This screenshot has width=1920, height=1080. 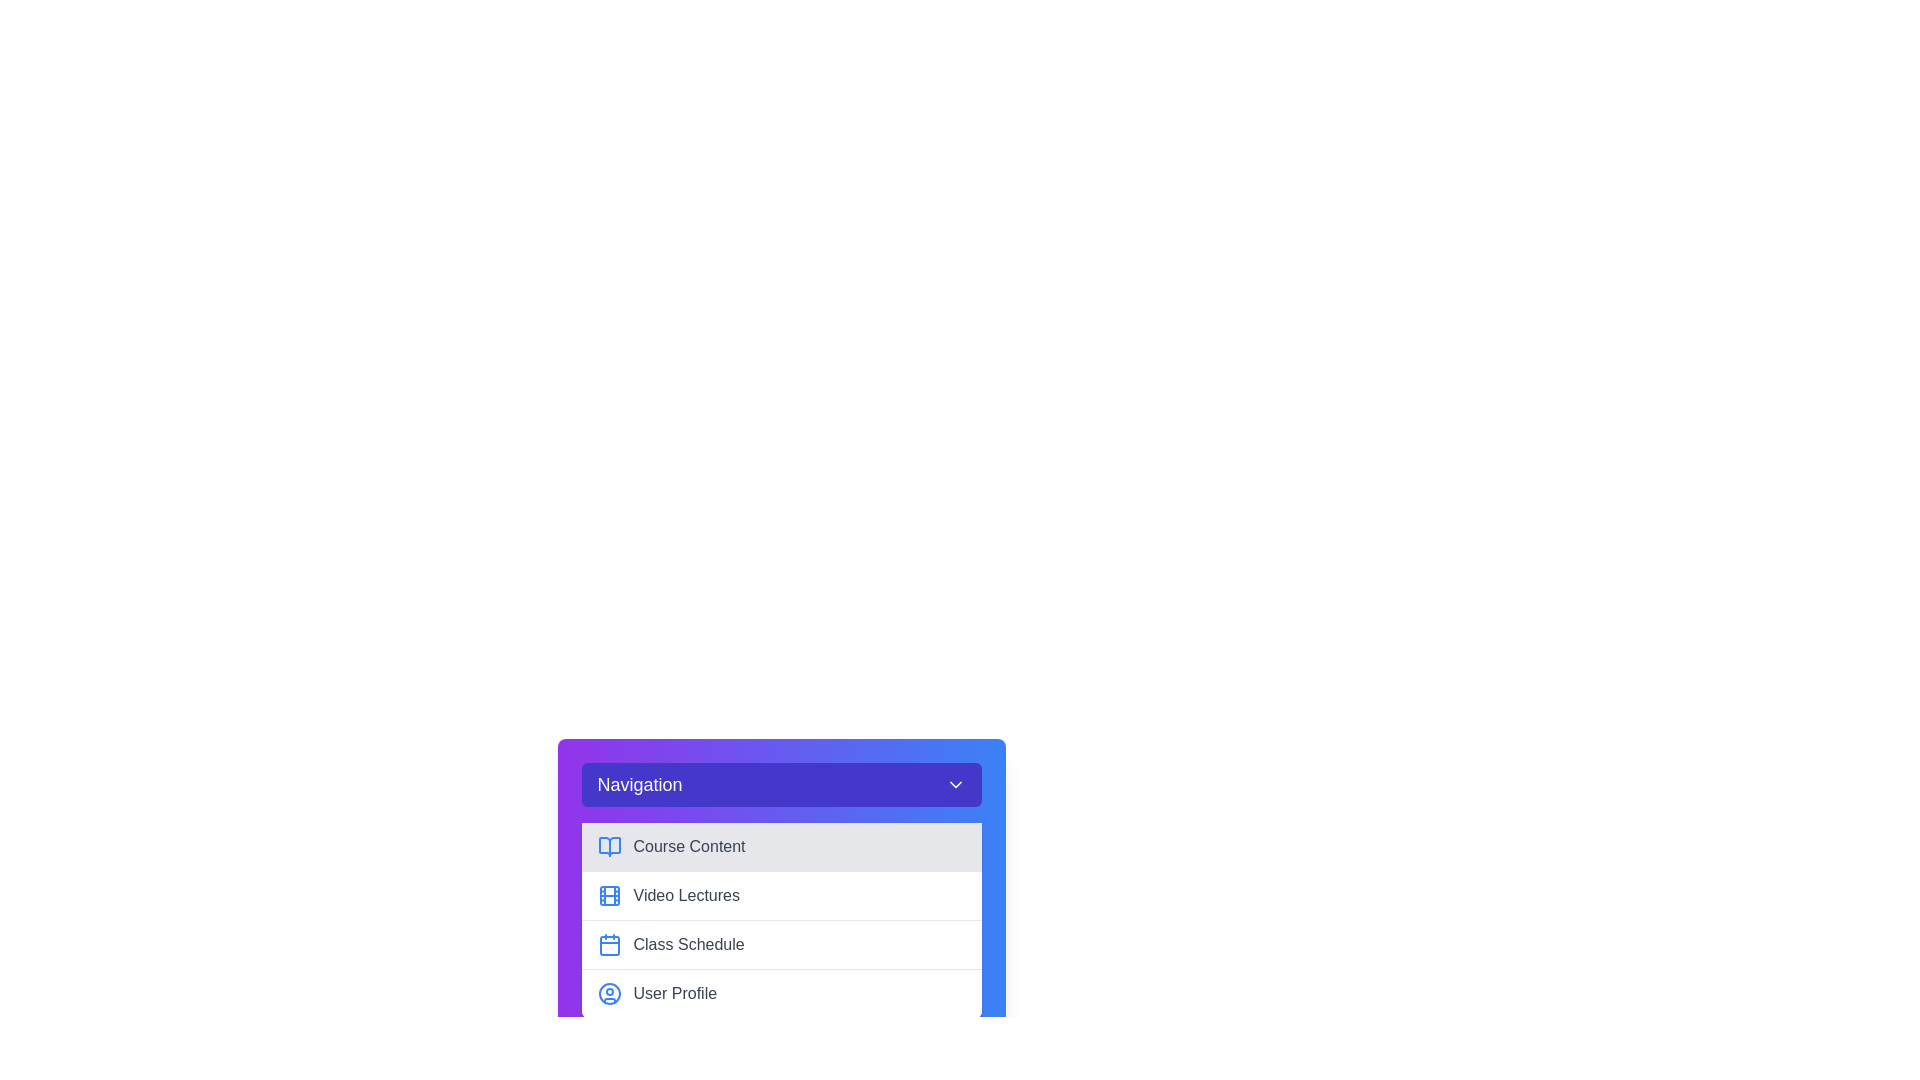 What do you see at coordinates (675, 994) in the screenshot?
I see `the 'User Profile' text label in the navigation menu, which is styled in gray and located to the right of the blue user icon` at bounding box center [675, 994].